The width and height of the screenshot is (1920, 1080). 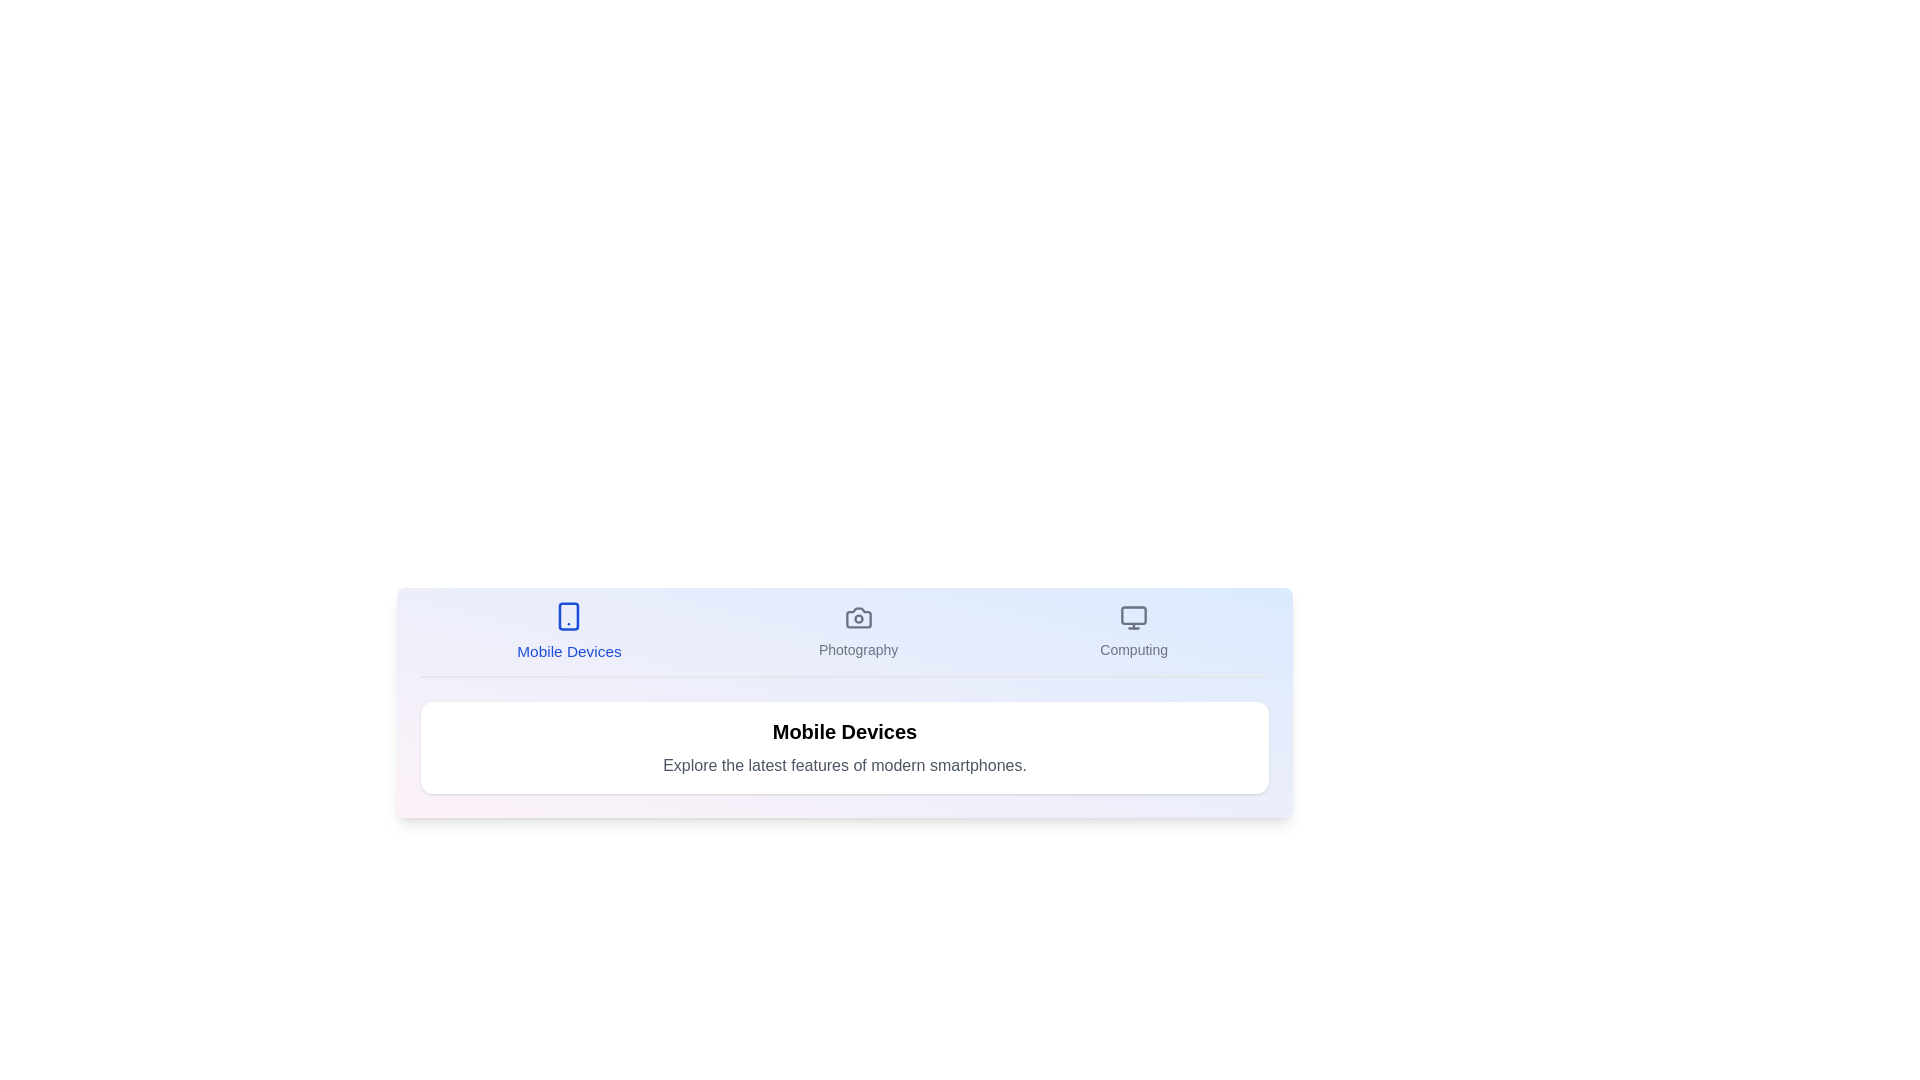 What do you see at coordinates (844, 766) in the screenshot?
I see `the background or container area of the component` at bounding box center [844, 766].